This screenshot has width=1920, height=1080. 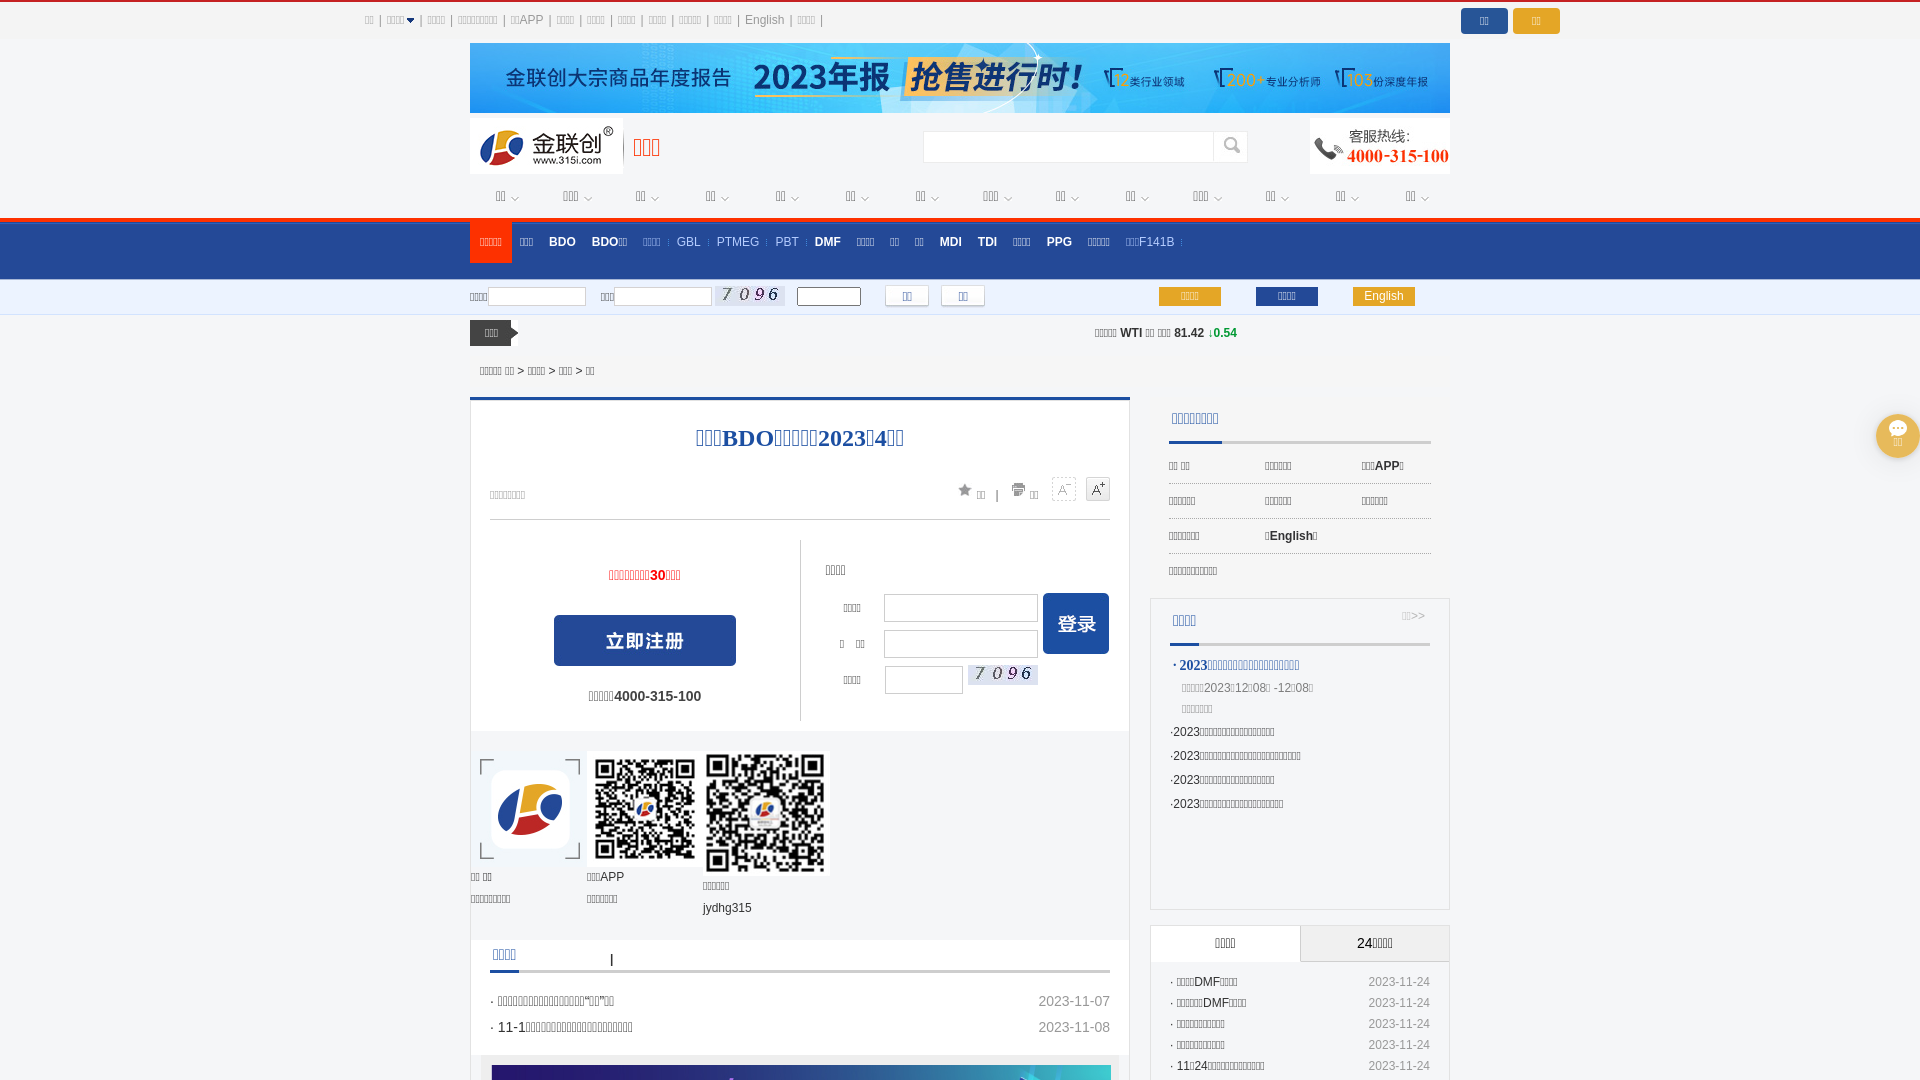 I want to click on 'English', so click(x=1353, y=296).